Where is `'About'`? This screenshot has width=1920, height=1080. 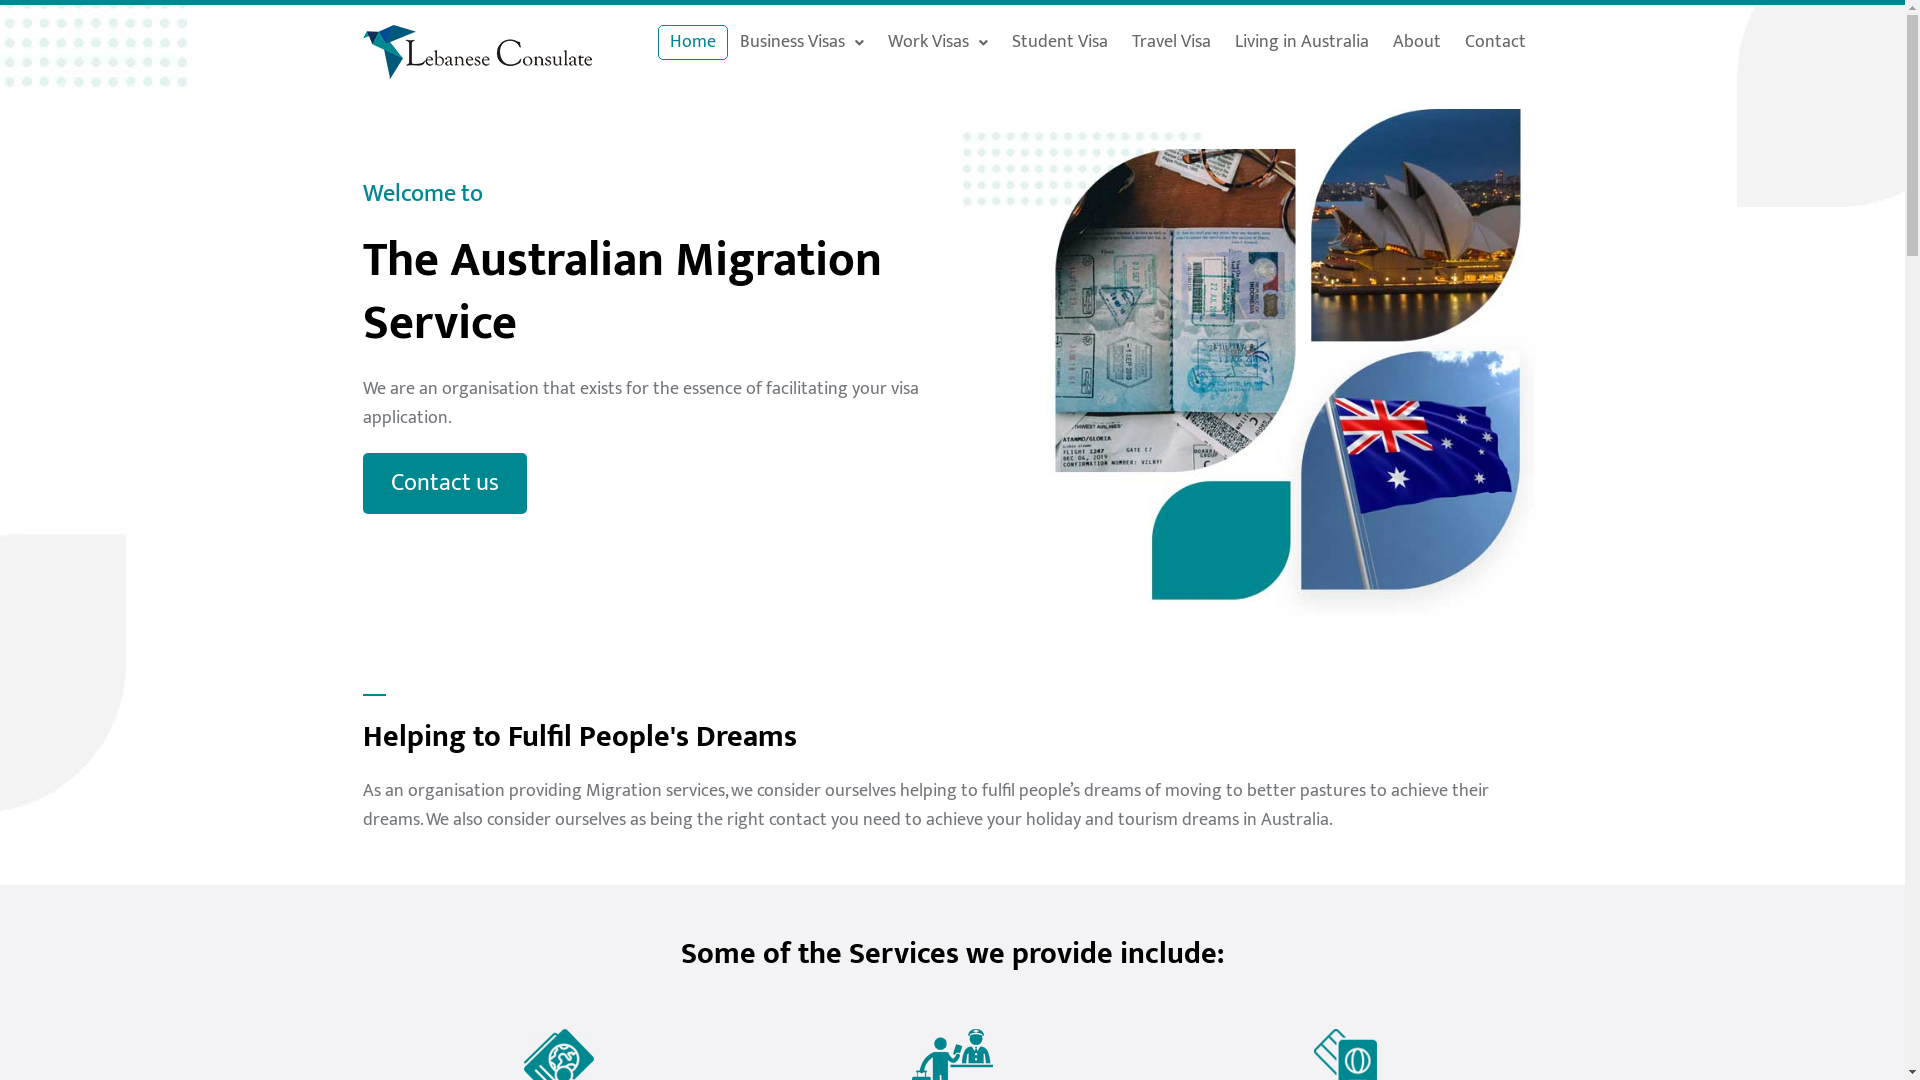
'About' is located at coordinates (1415, 42).